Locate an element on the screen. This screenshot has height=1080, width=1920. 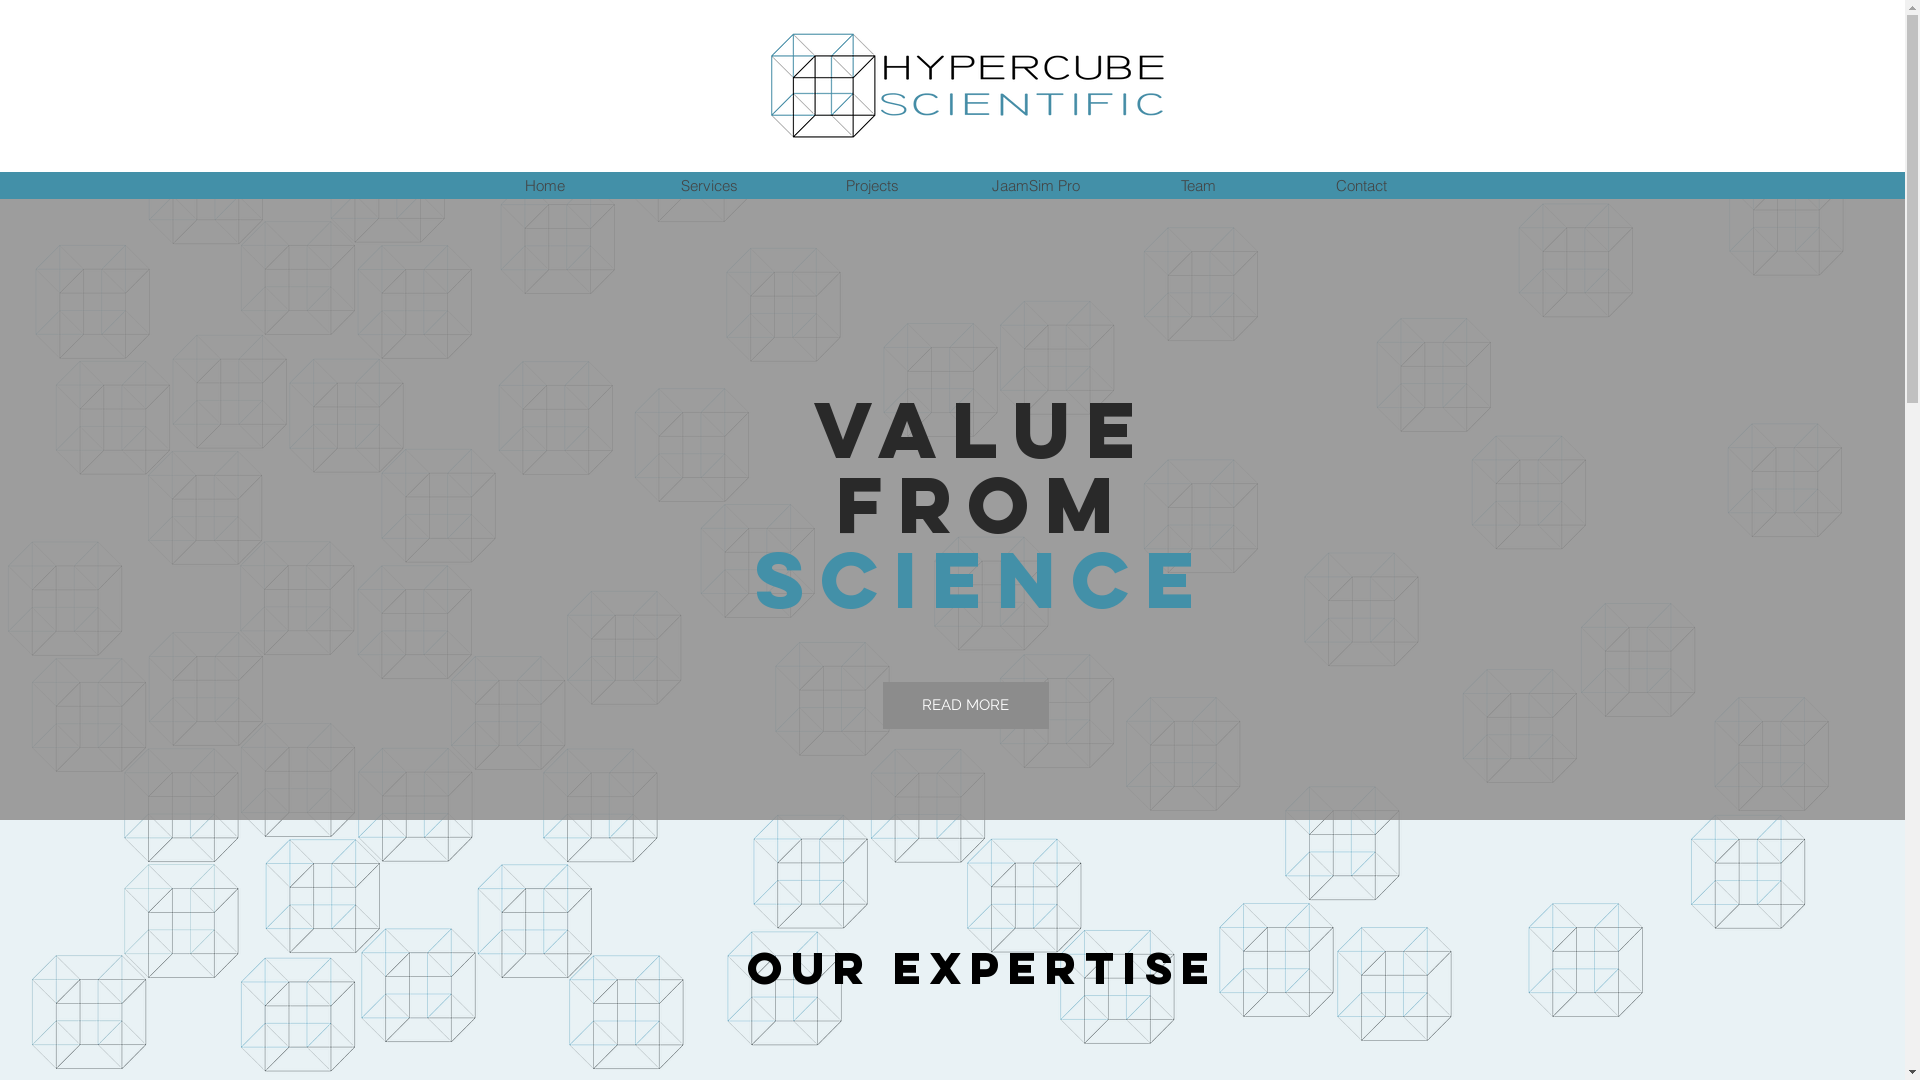
'Contact' is located at coordinates (1360, 185).